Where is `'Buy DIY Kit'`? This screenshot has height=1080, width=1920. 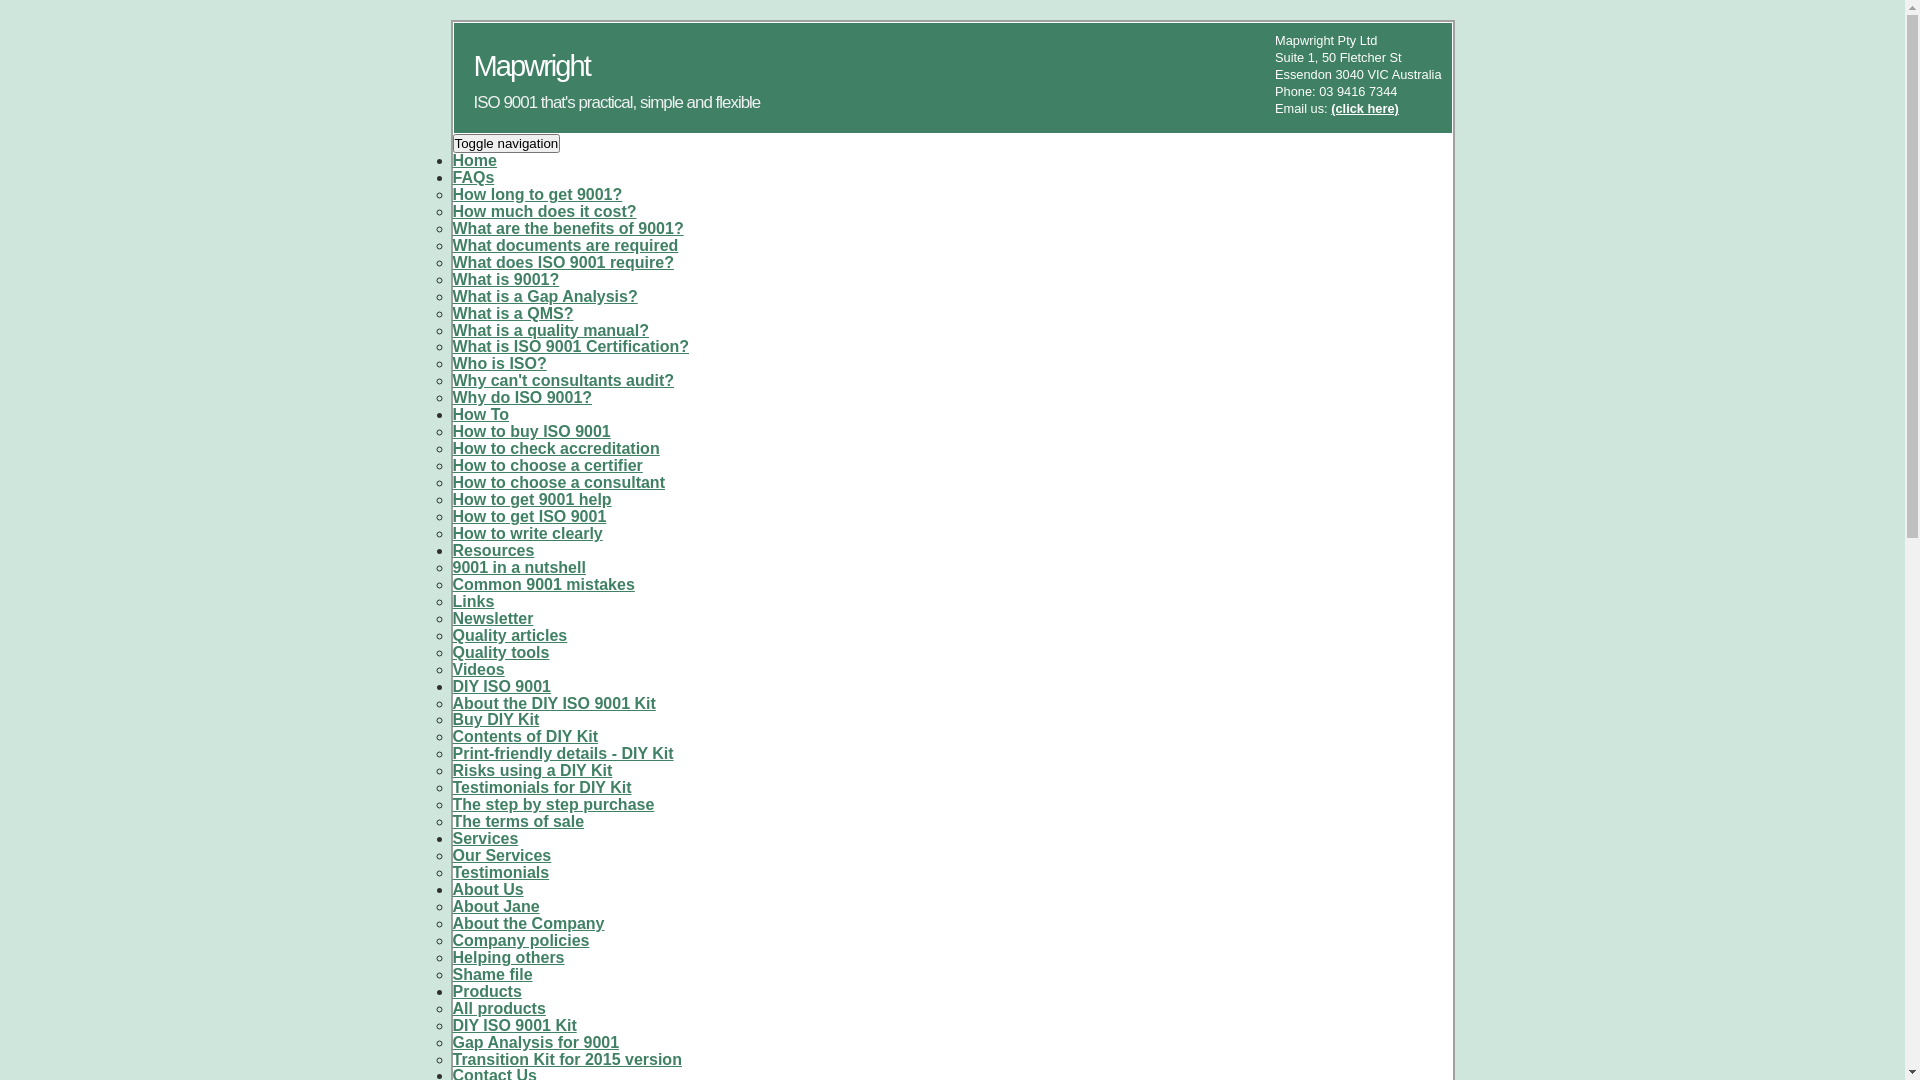
'Buy DIY Kit' is located at coordinates (450, 718).